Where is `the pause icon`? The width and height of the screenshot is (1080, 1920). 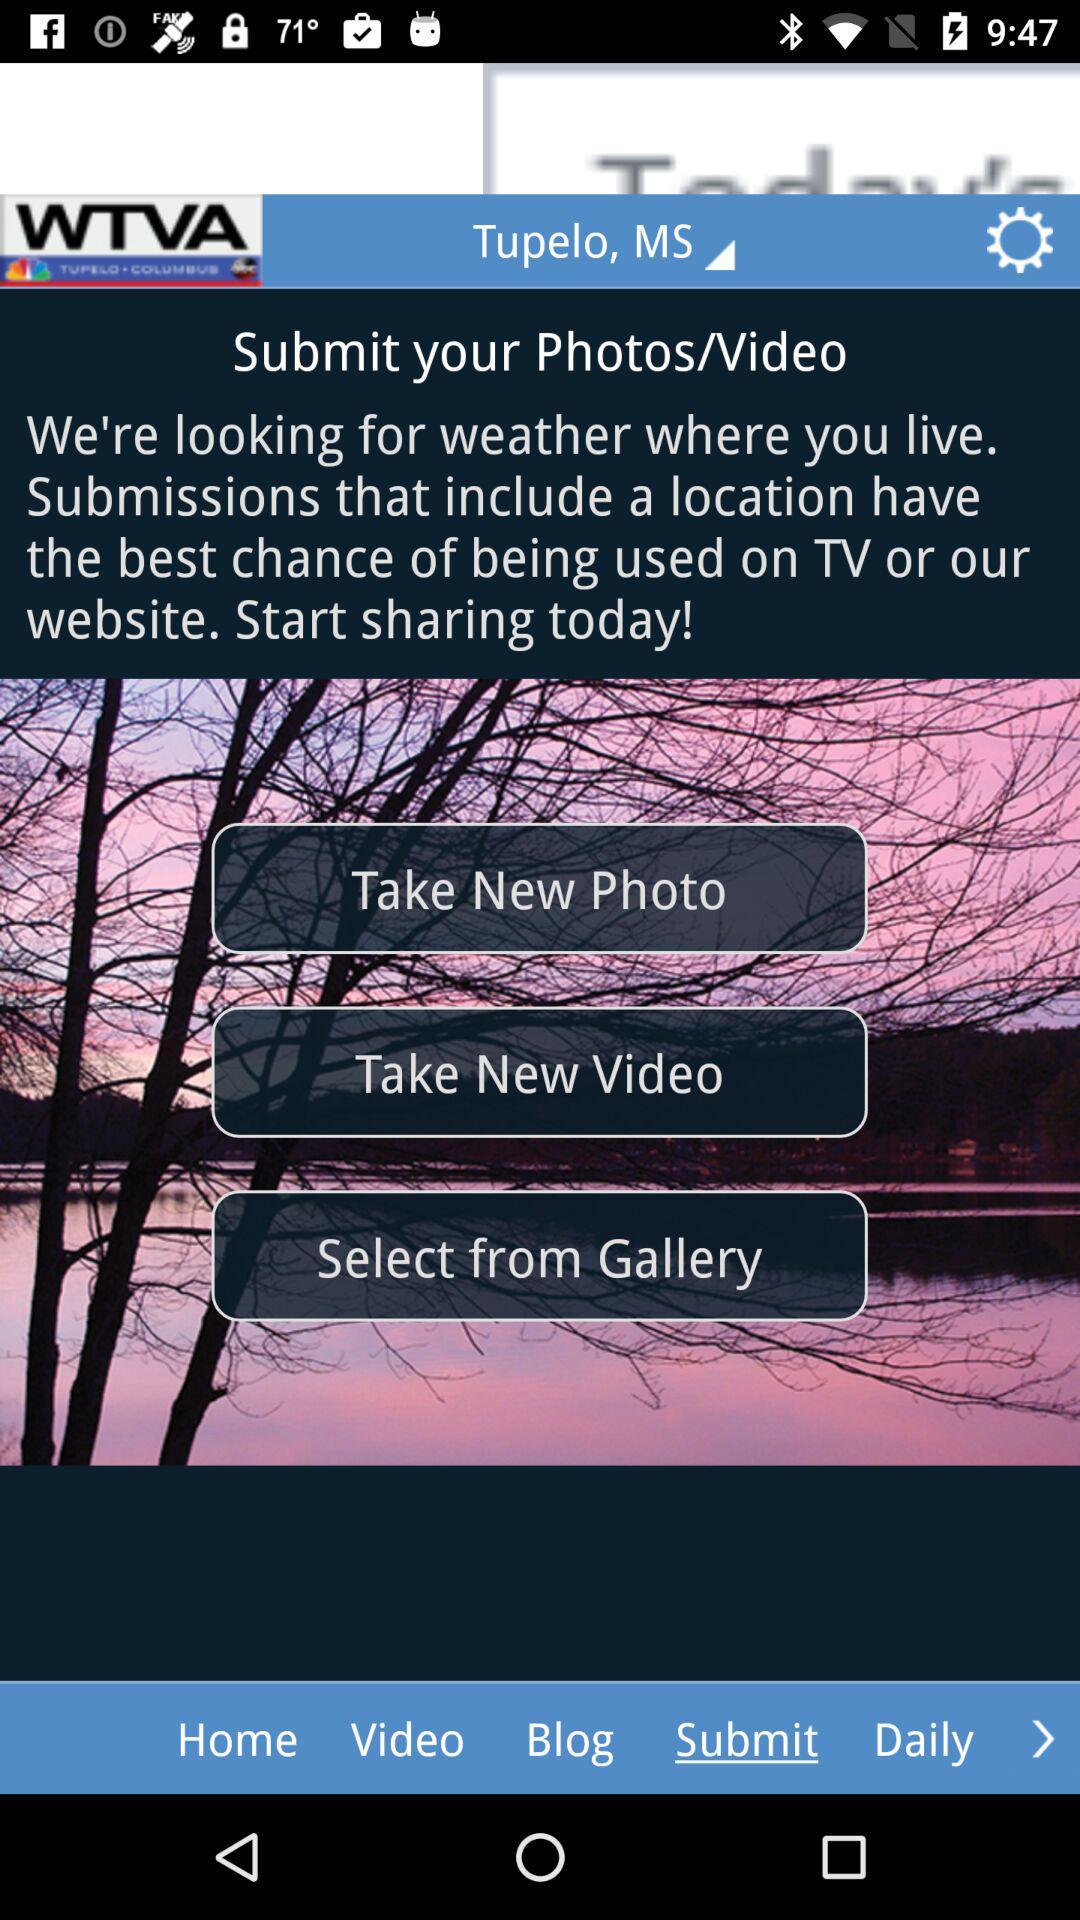 the pause icon is located at coordinates (131, 240).